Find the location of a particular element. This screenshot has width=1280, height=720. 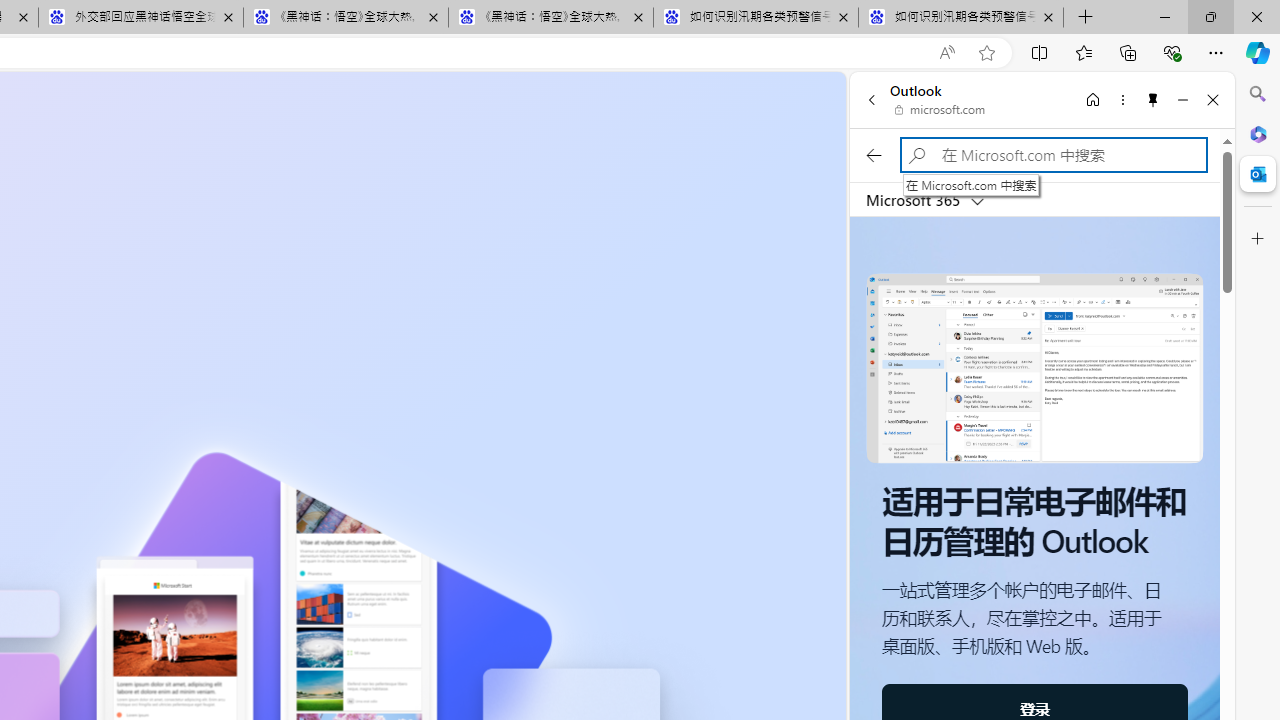

'Copilot (Ctrl+Shift+.)' is located at coordinates (1257, 51).